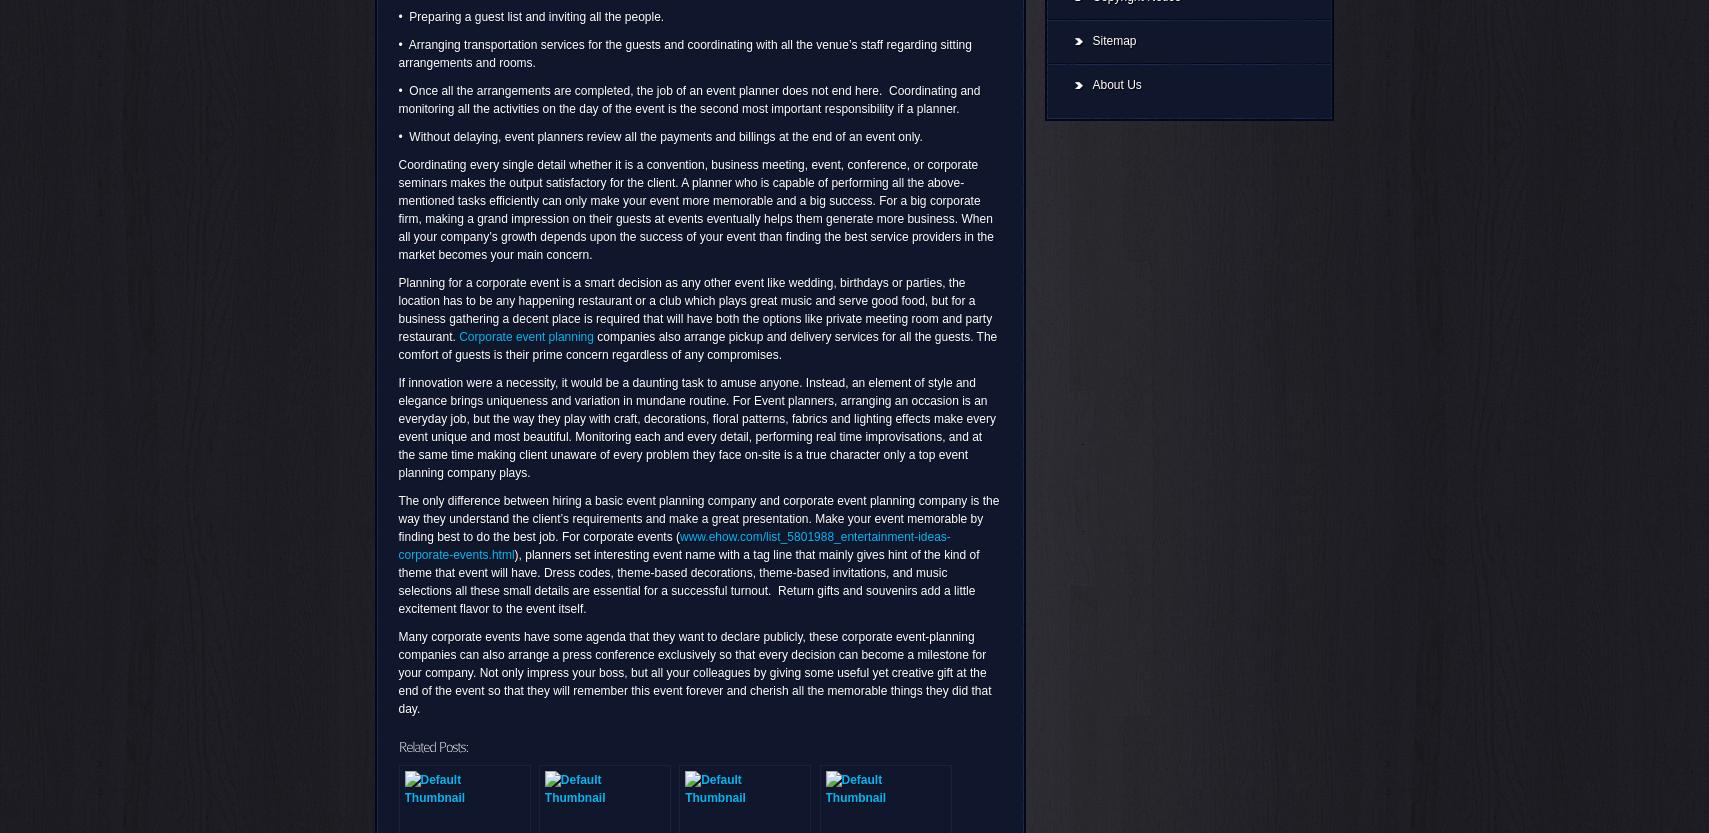 This screenshot has height=833, width=1709. What do you see at coordinates (673, 545) in the screenshot?
I see `'www.ehow.com/list_5801988_entertainment-ideas-corporate-events.html'` at bounding box center [673, 545].